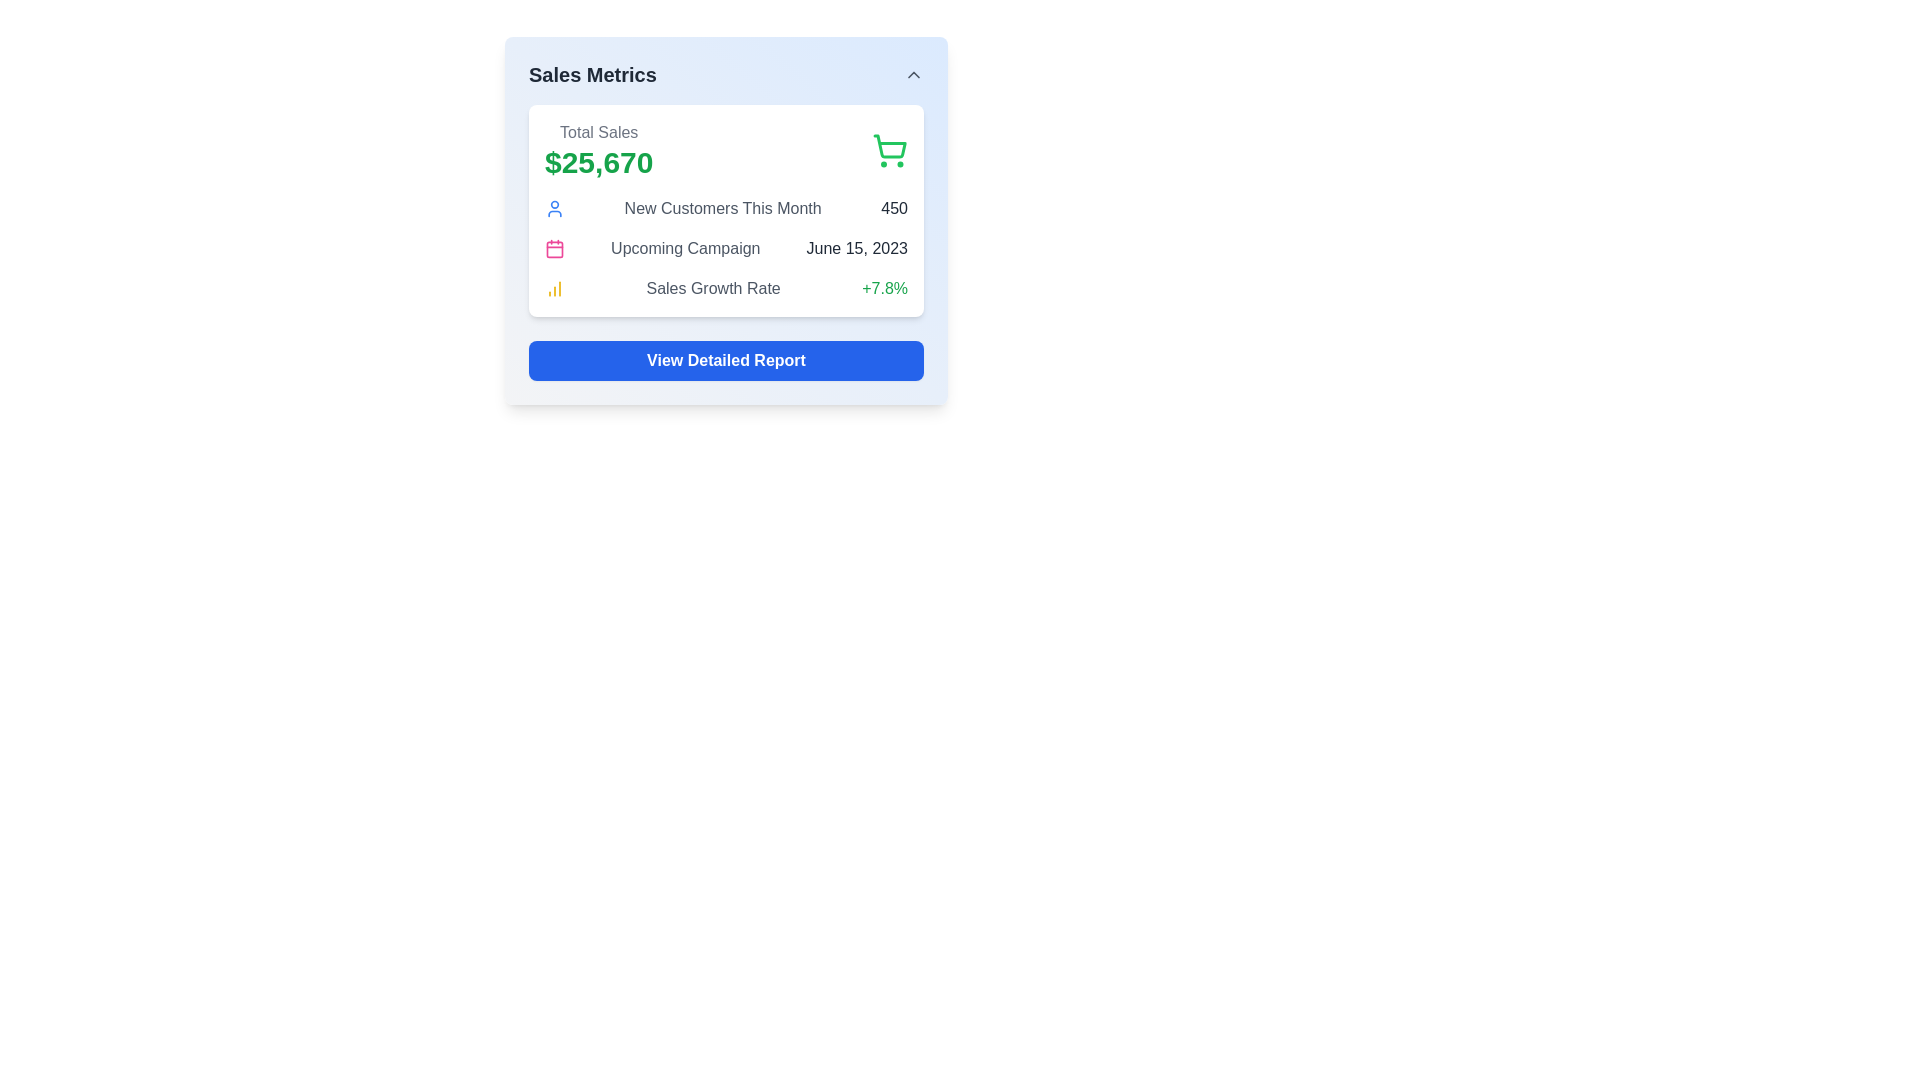  I want to click on the Text Label indicating a section or feature related to future campaigns, located below the pink calendar icon and to the left of the date 'June 15, 2023' in the 'Sales Metrics' card, so click(685, 248).